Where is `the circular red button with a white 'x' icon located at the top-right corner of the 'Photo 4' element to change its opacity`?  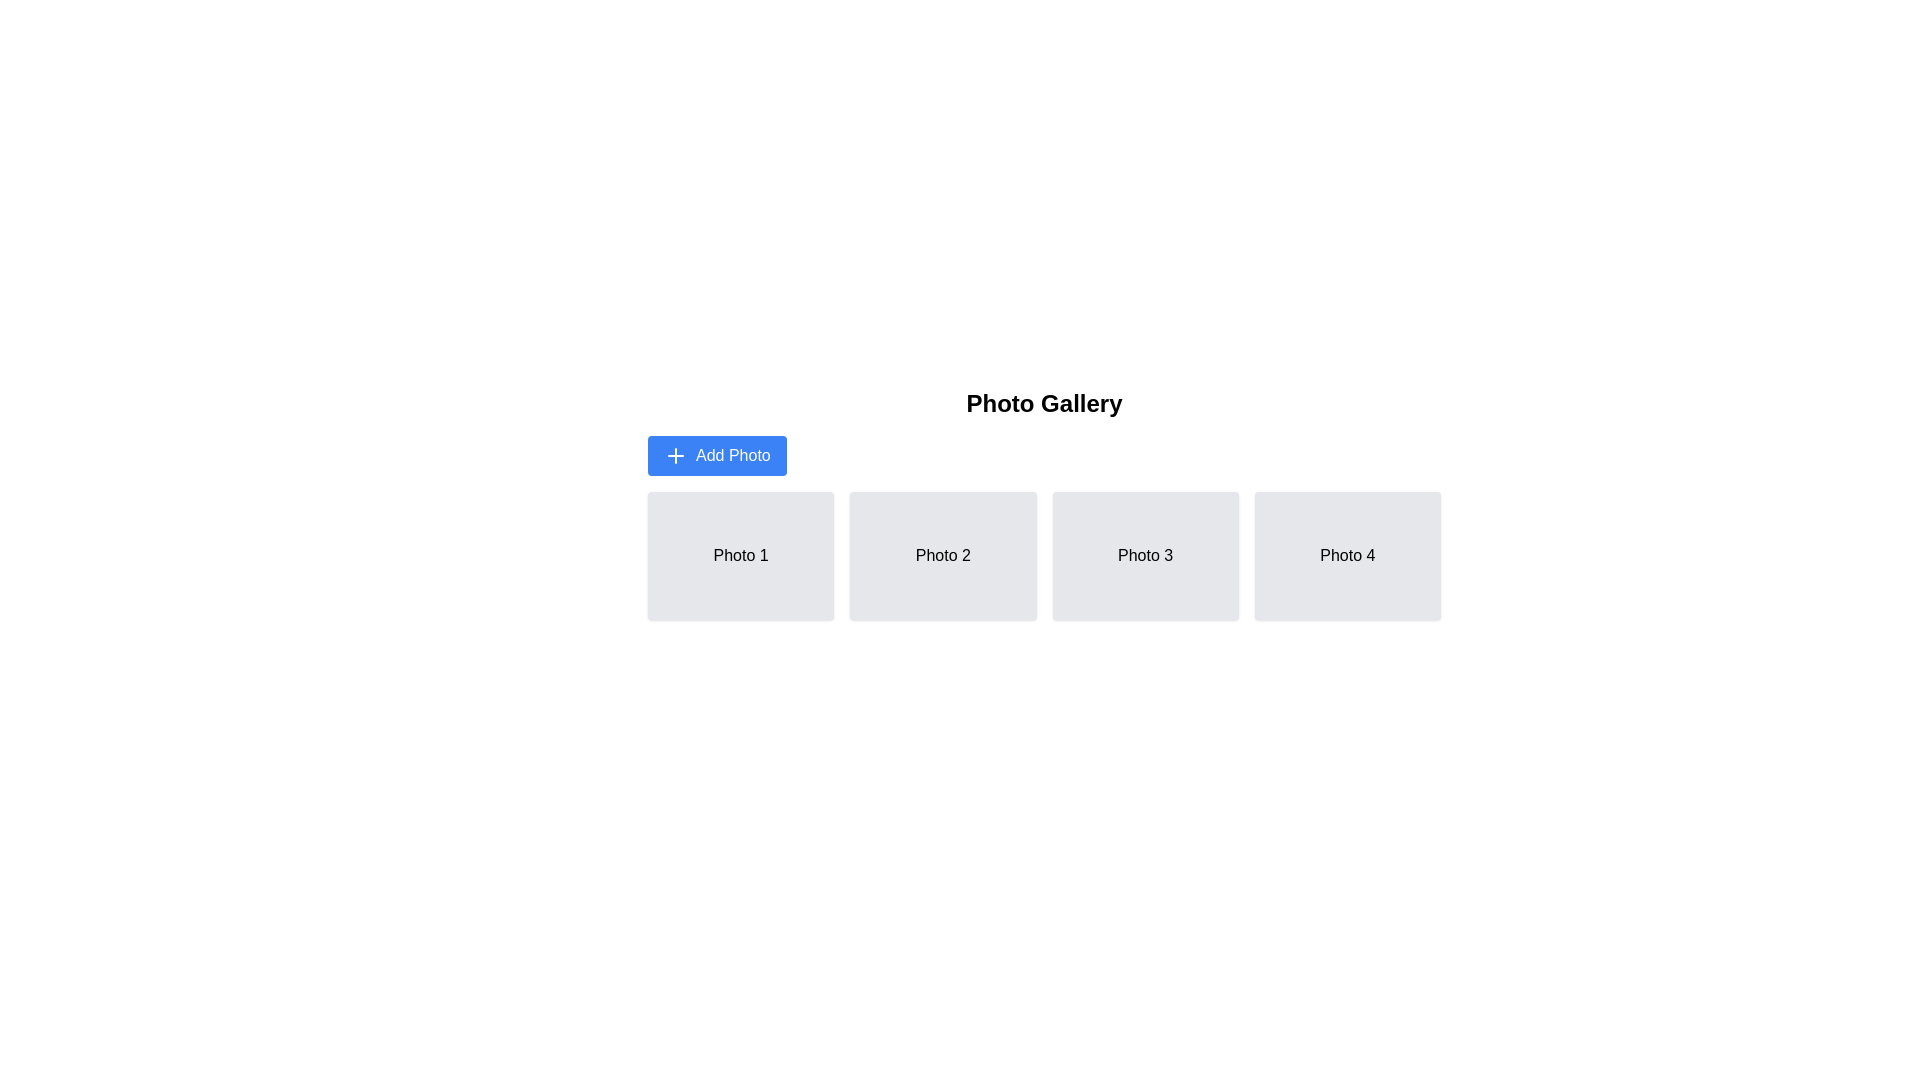 the circular red button with a white 'x' icon located at the top-right corner of the 'Photo 4' element to change its opacity is located at coordinates (1424, 507).